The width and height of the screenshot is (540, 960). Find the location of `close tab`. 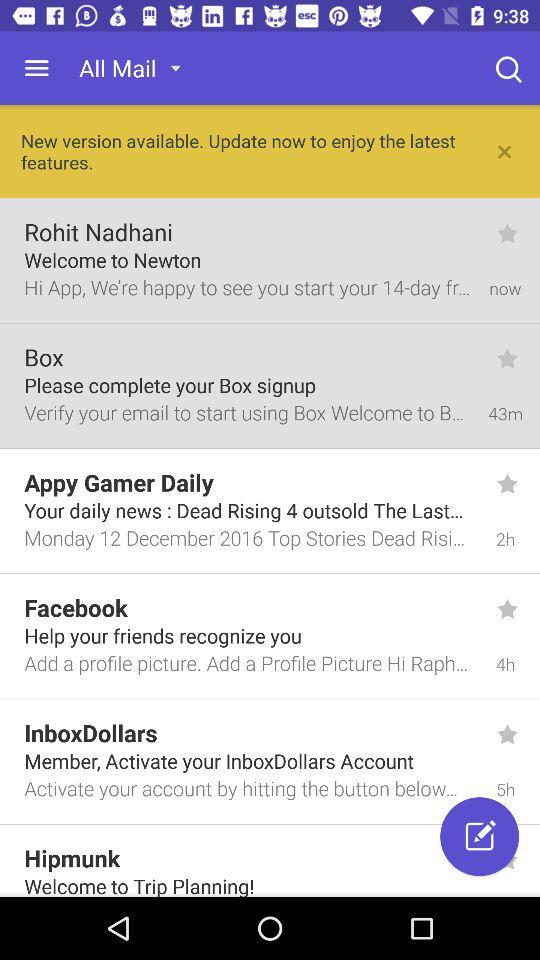

close tab is located at coordinates (504, 150).